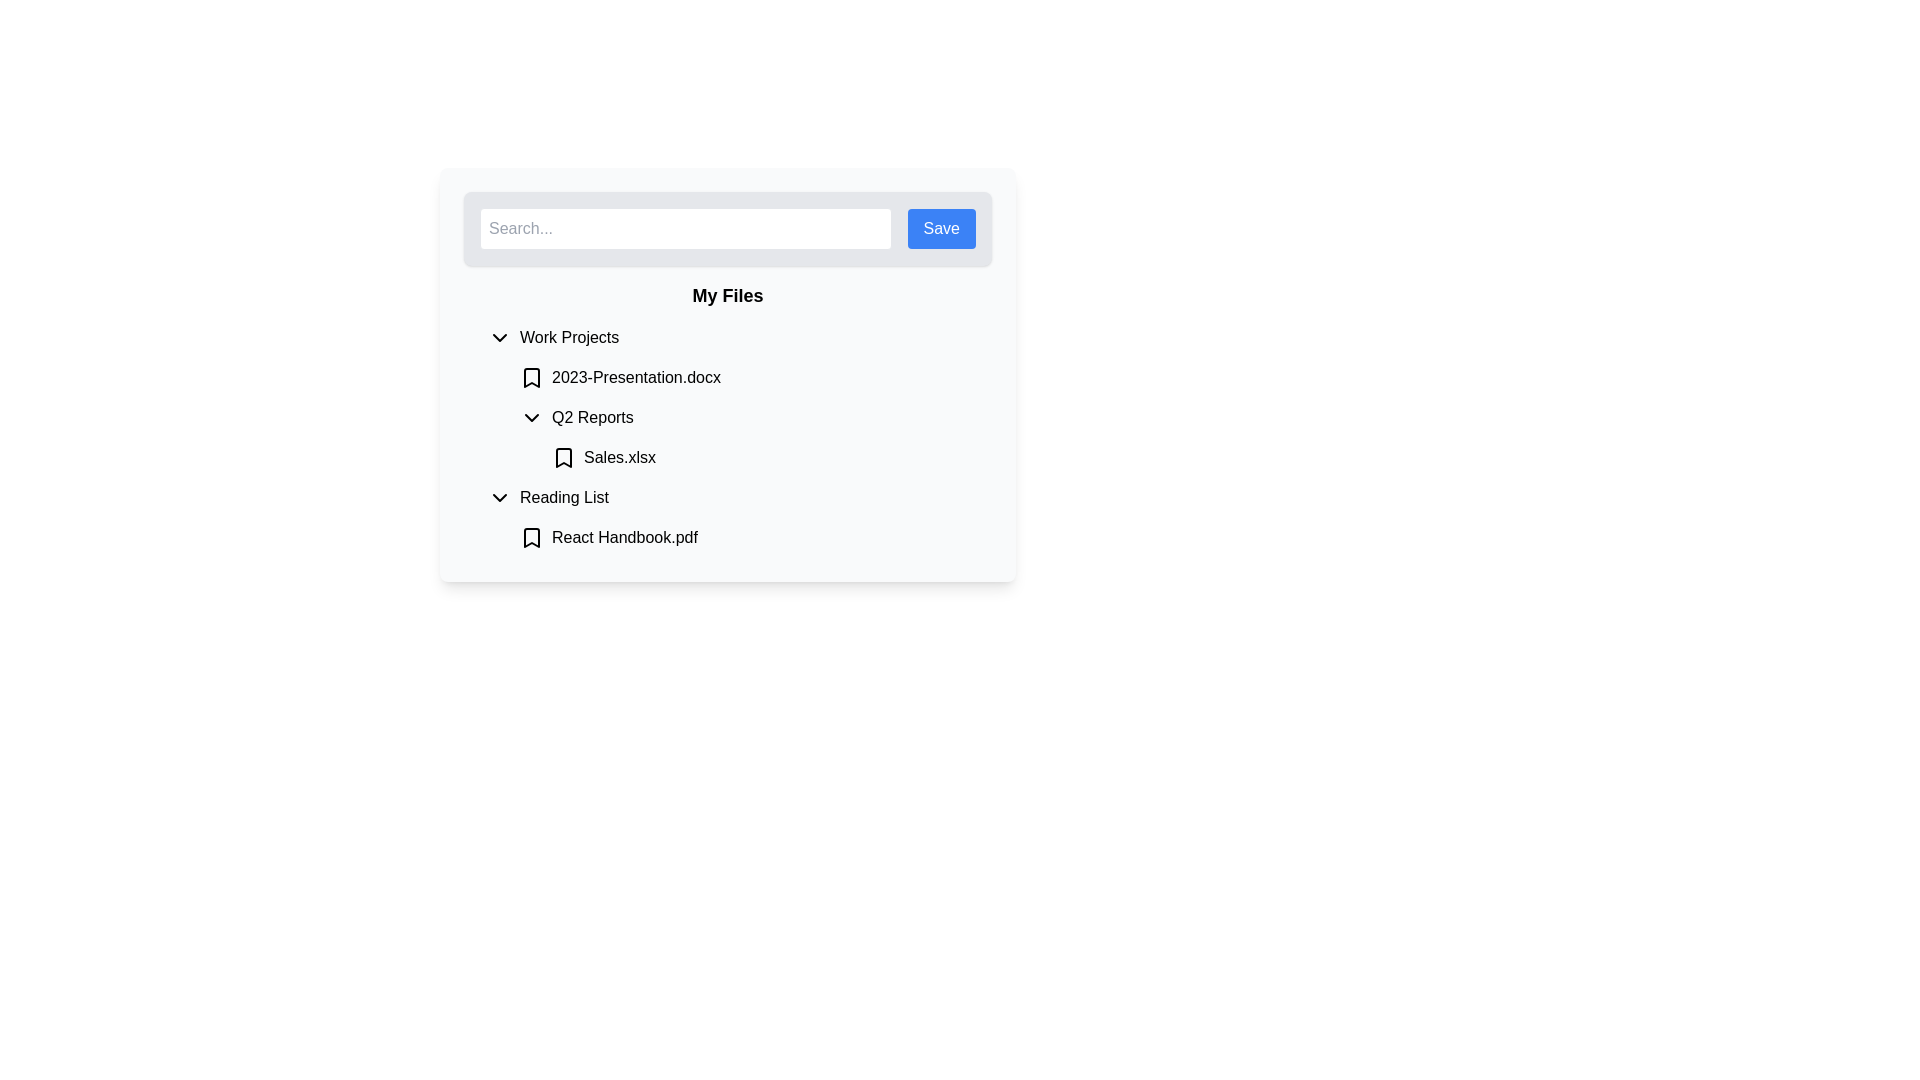 This screenshot has width=1920, height=1080. I want to click on the first item in the 'Work Projects' section of the file list, so click(751, 378).